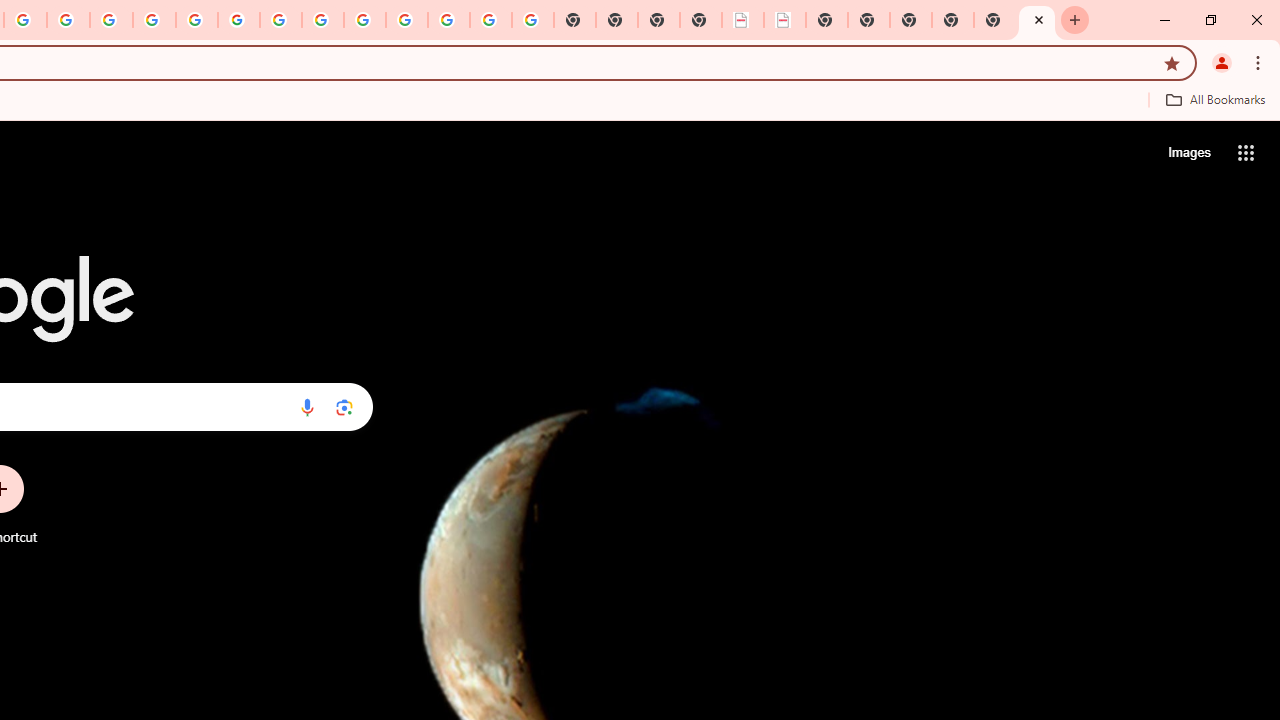 This screenshot has height=720, width=1280. What do you see at coordinates (110, 20) in the screenshot?
I see `'Privacy Help Center - Policies Help'` at bounding box center [110, 20].